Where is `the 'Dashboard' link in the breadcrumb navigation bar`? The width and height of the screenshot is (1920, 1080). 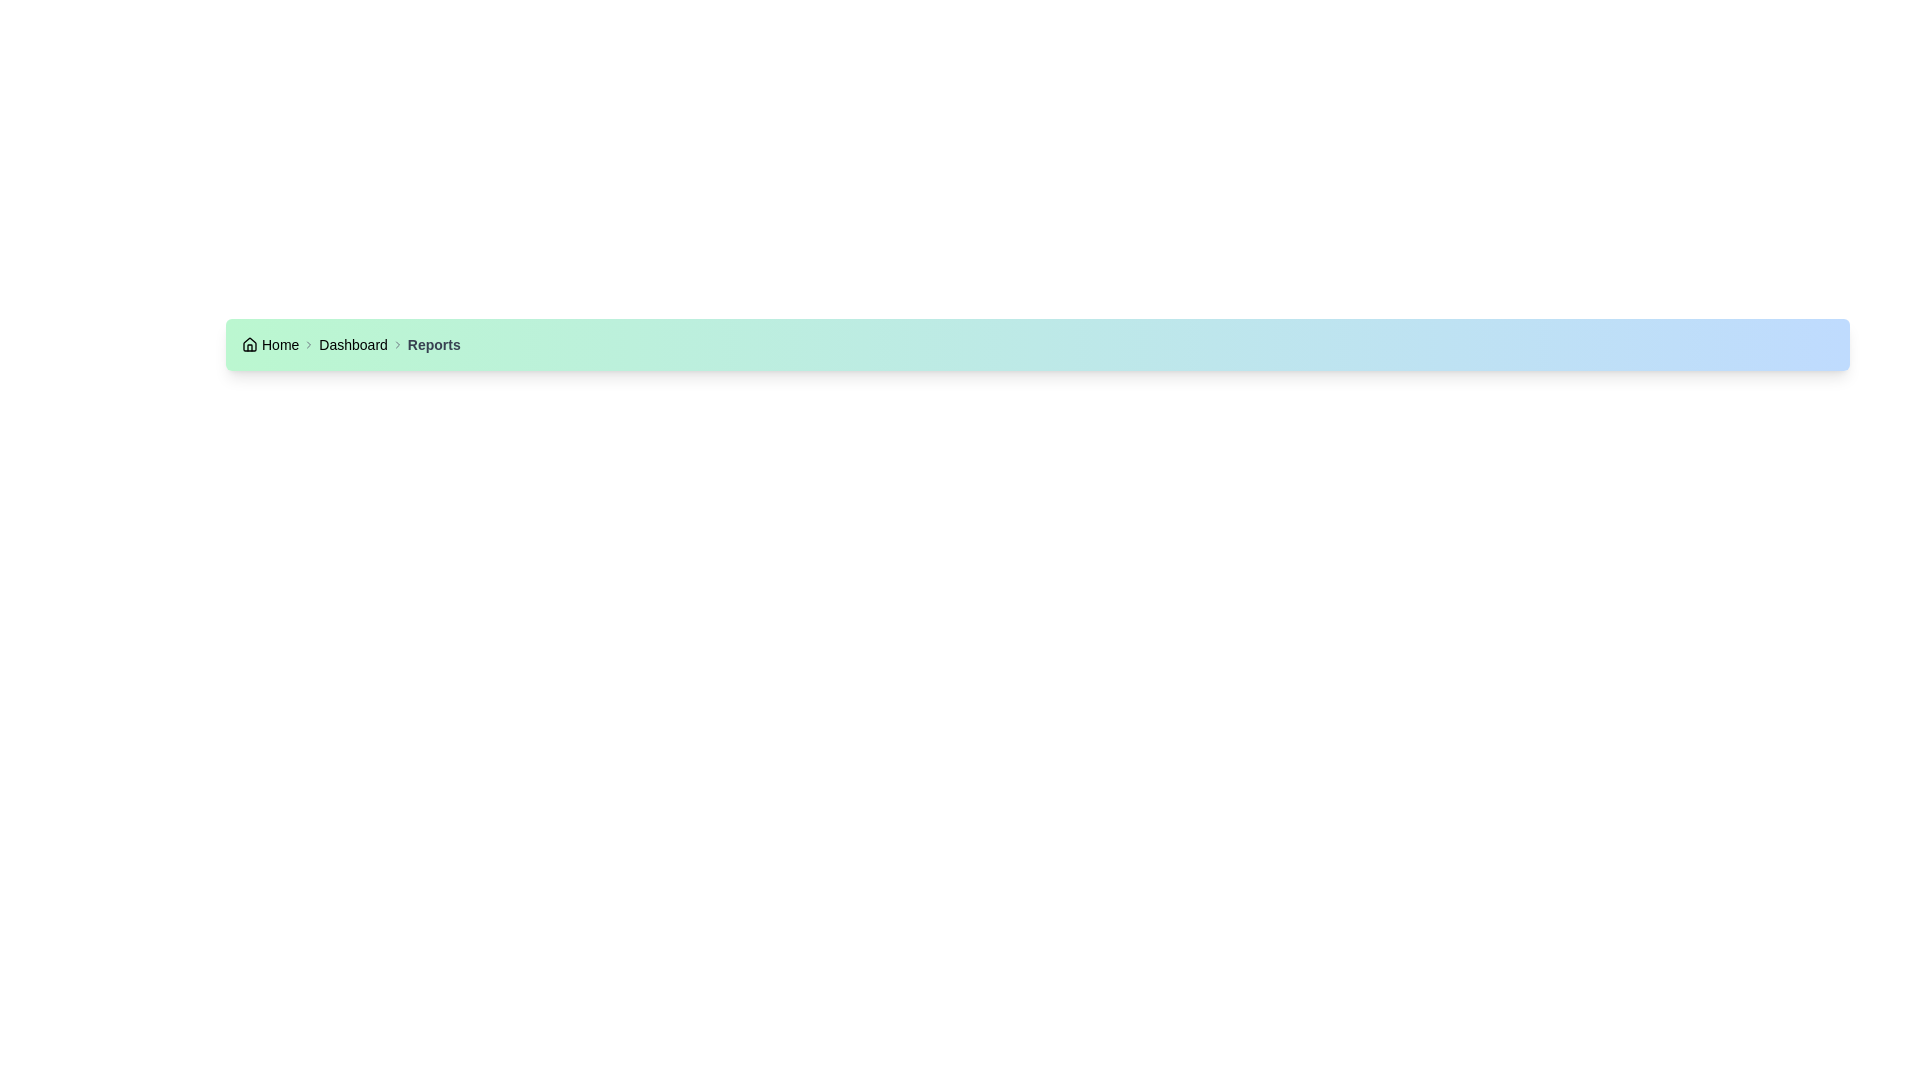
the 'Dashboard' link in the breadcrumb navigation bar is located at coordinates (353, 343).